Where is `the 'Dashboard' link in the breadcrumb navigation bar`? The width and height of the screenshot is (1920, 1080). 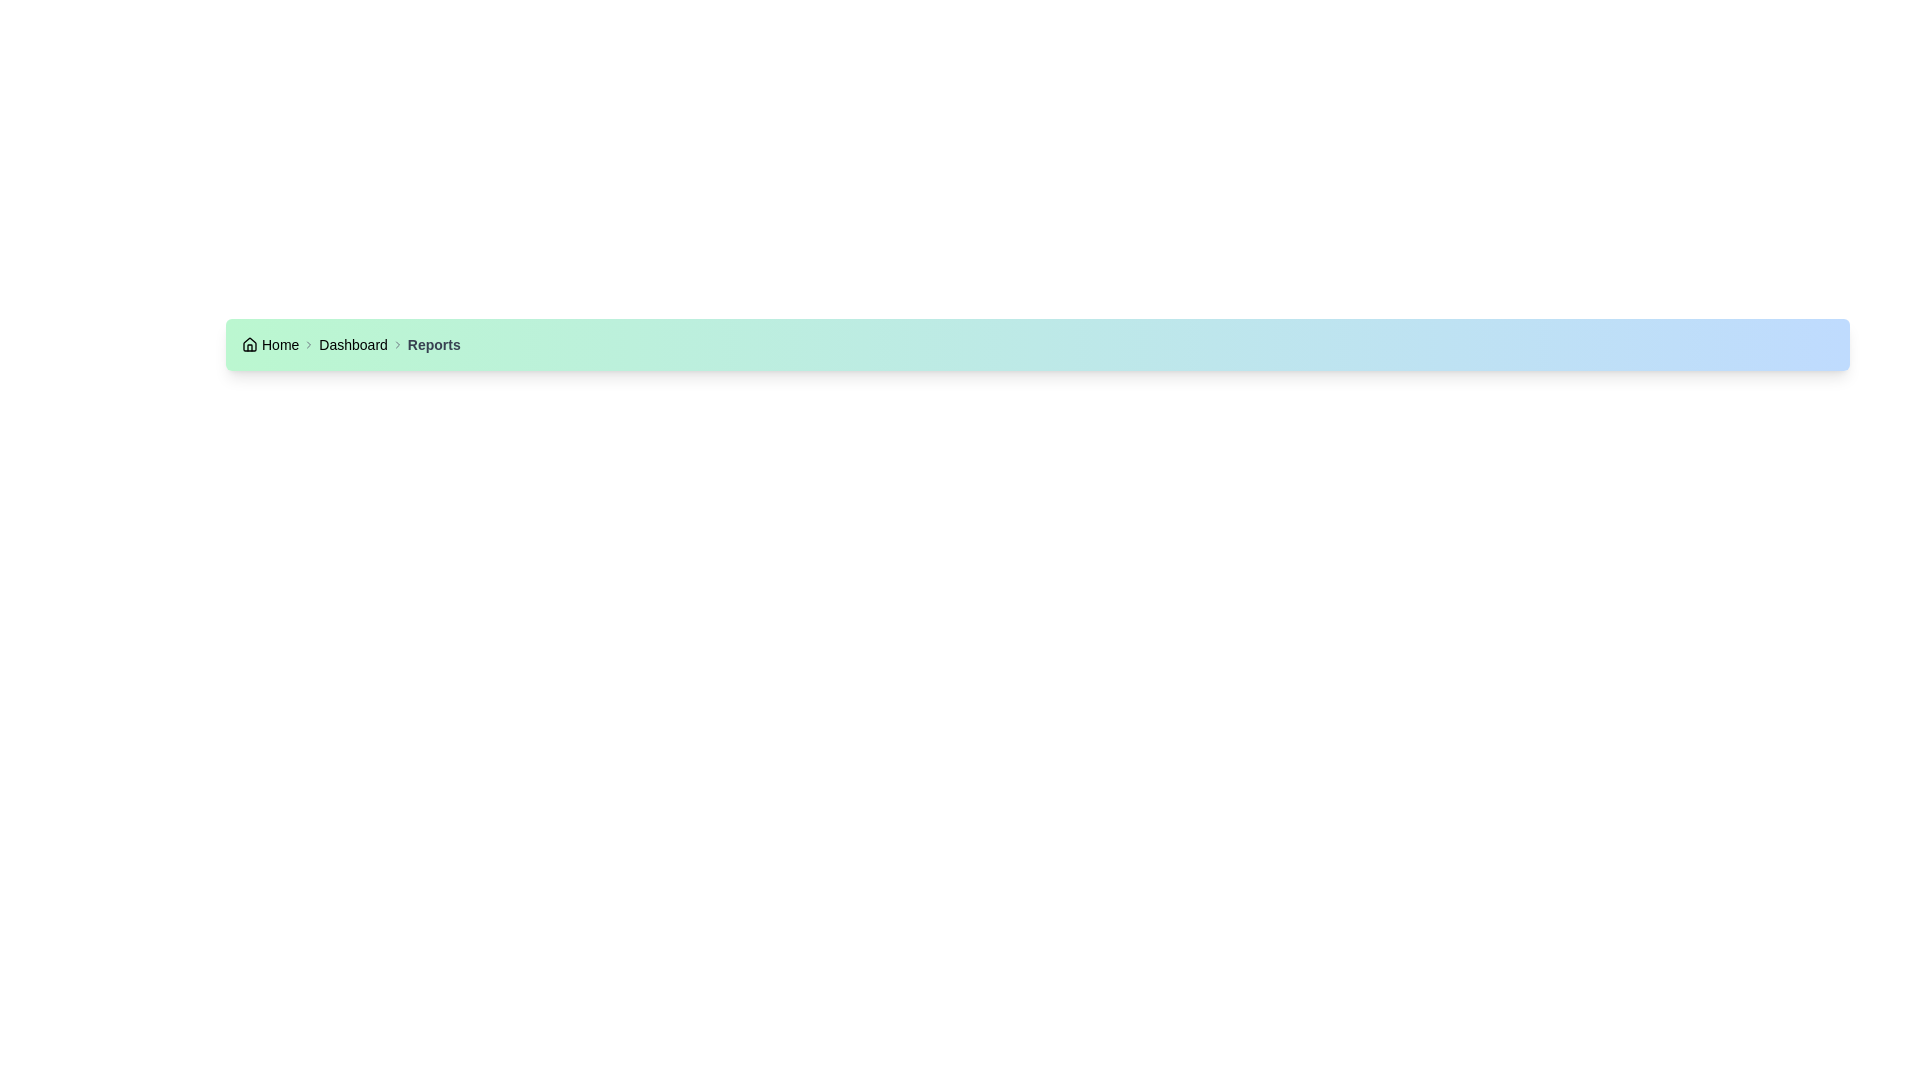
the 'Dashboard' link in the breadcrumb navigation bar is located at coordinates (353, 343).